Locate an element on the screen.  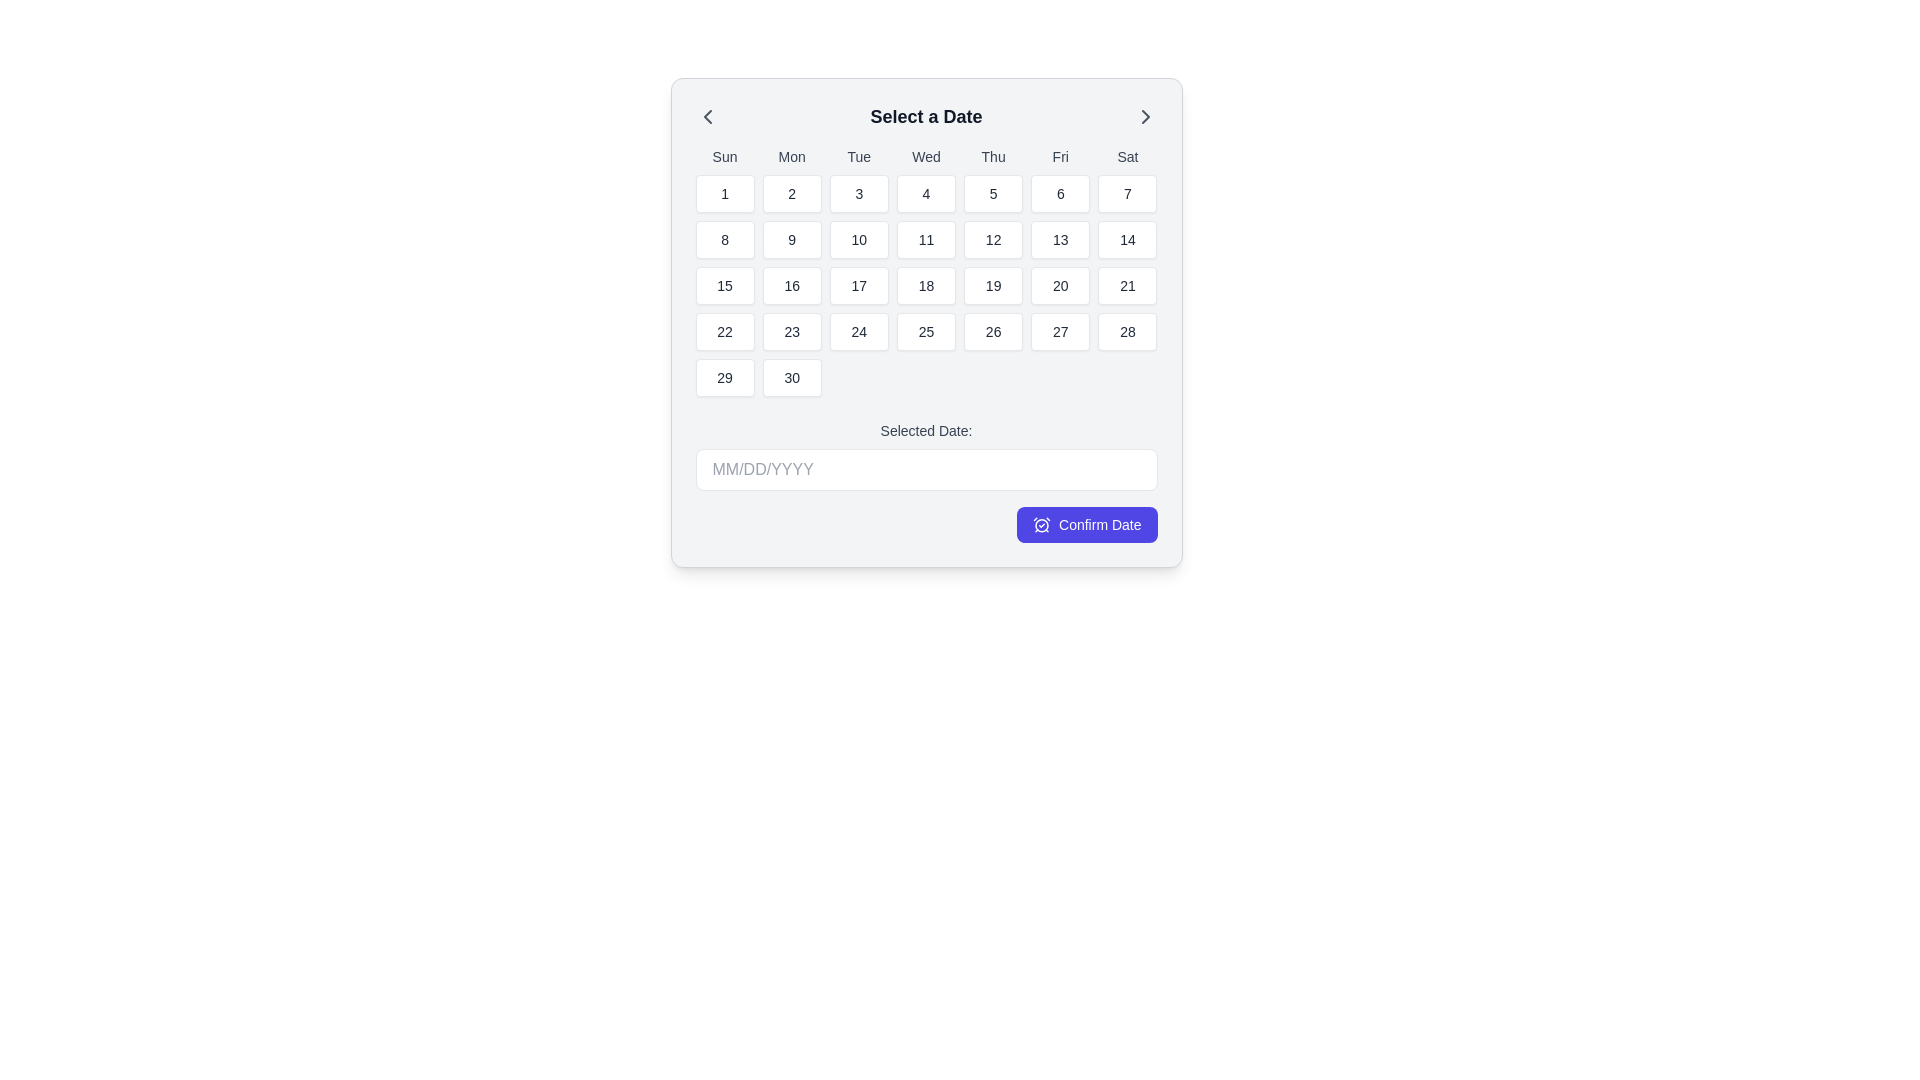
the second day selection button in the calendar, located under the 'Mon' label is located at coordinates (791, 193).